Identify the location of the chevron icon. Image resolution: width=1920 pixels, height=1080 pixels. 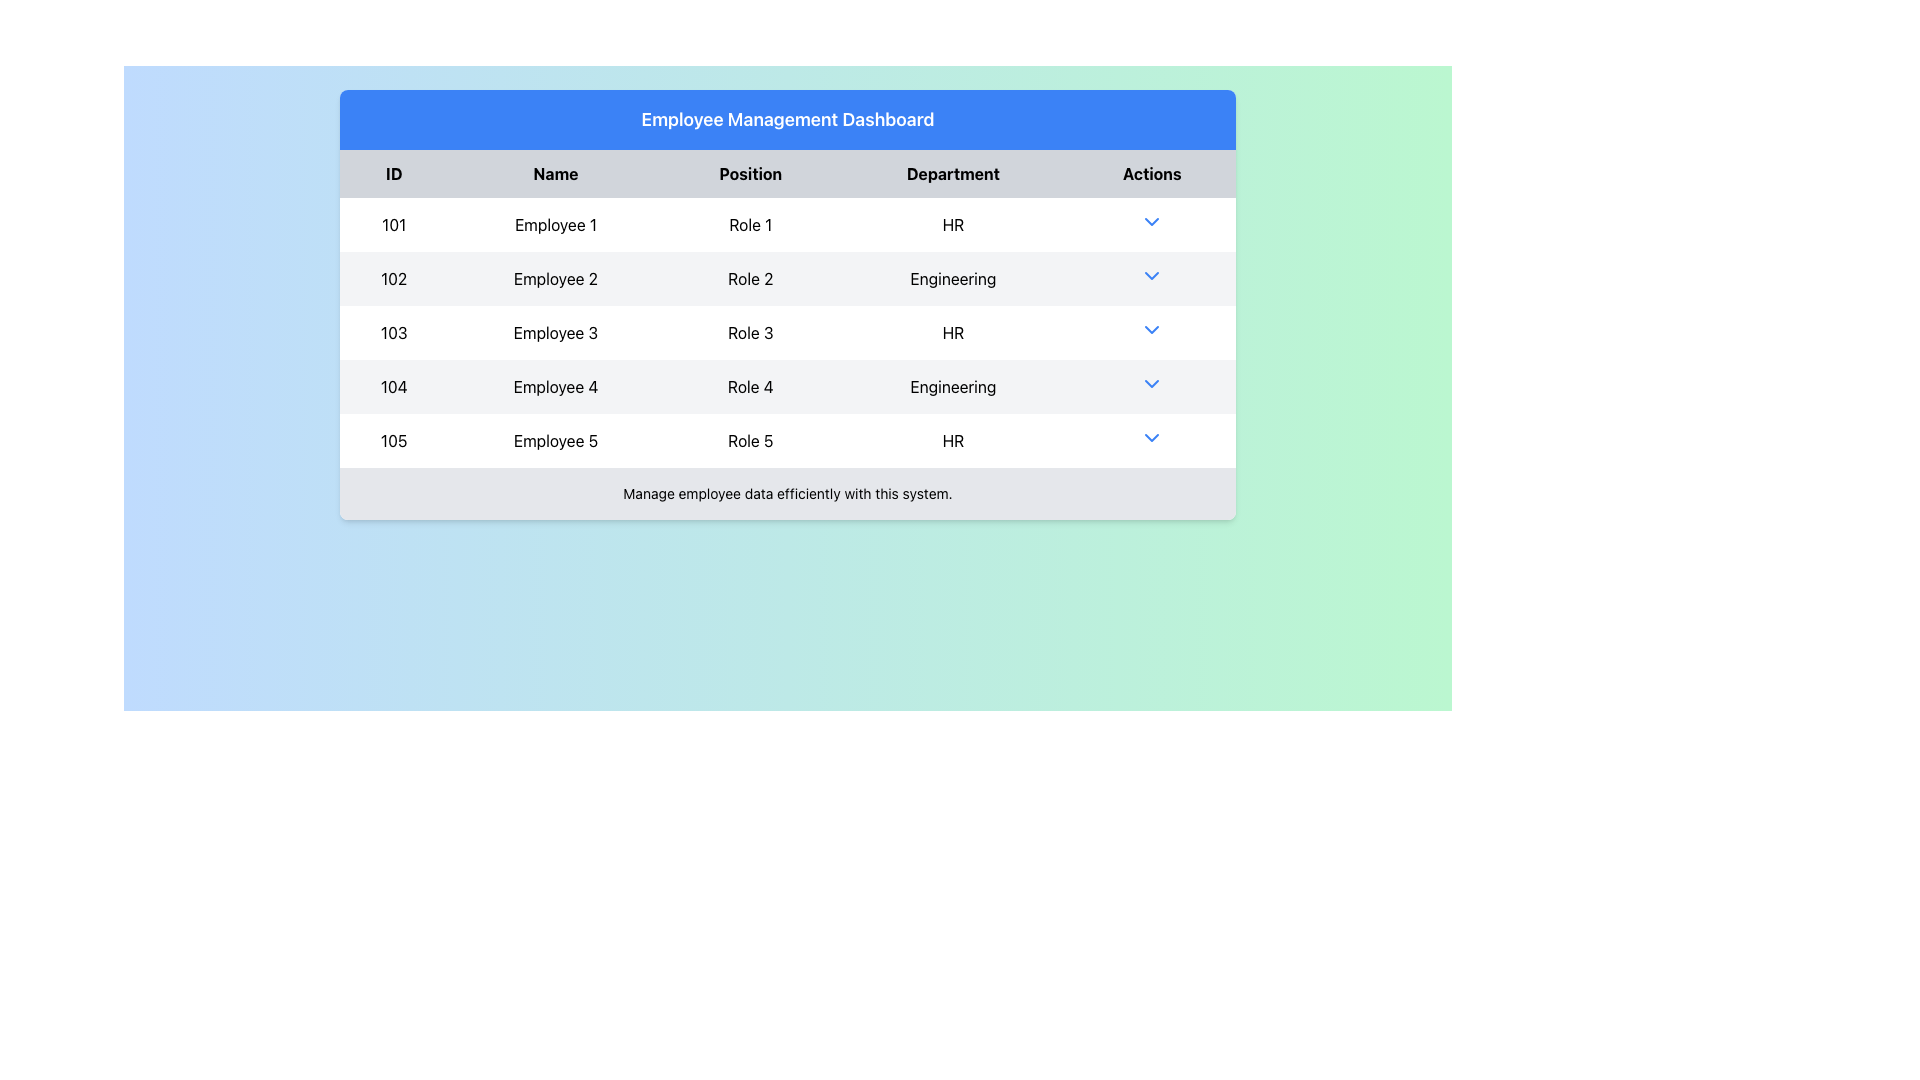
(1152, 386).